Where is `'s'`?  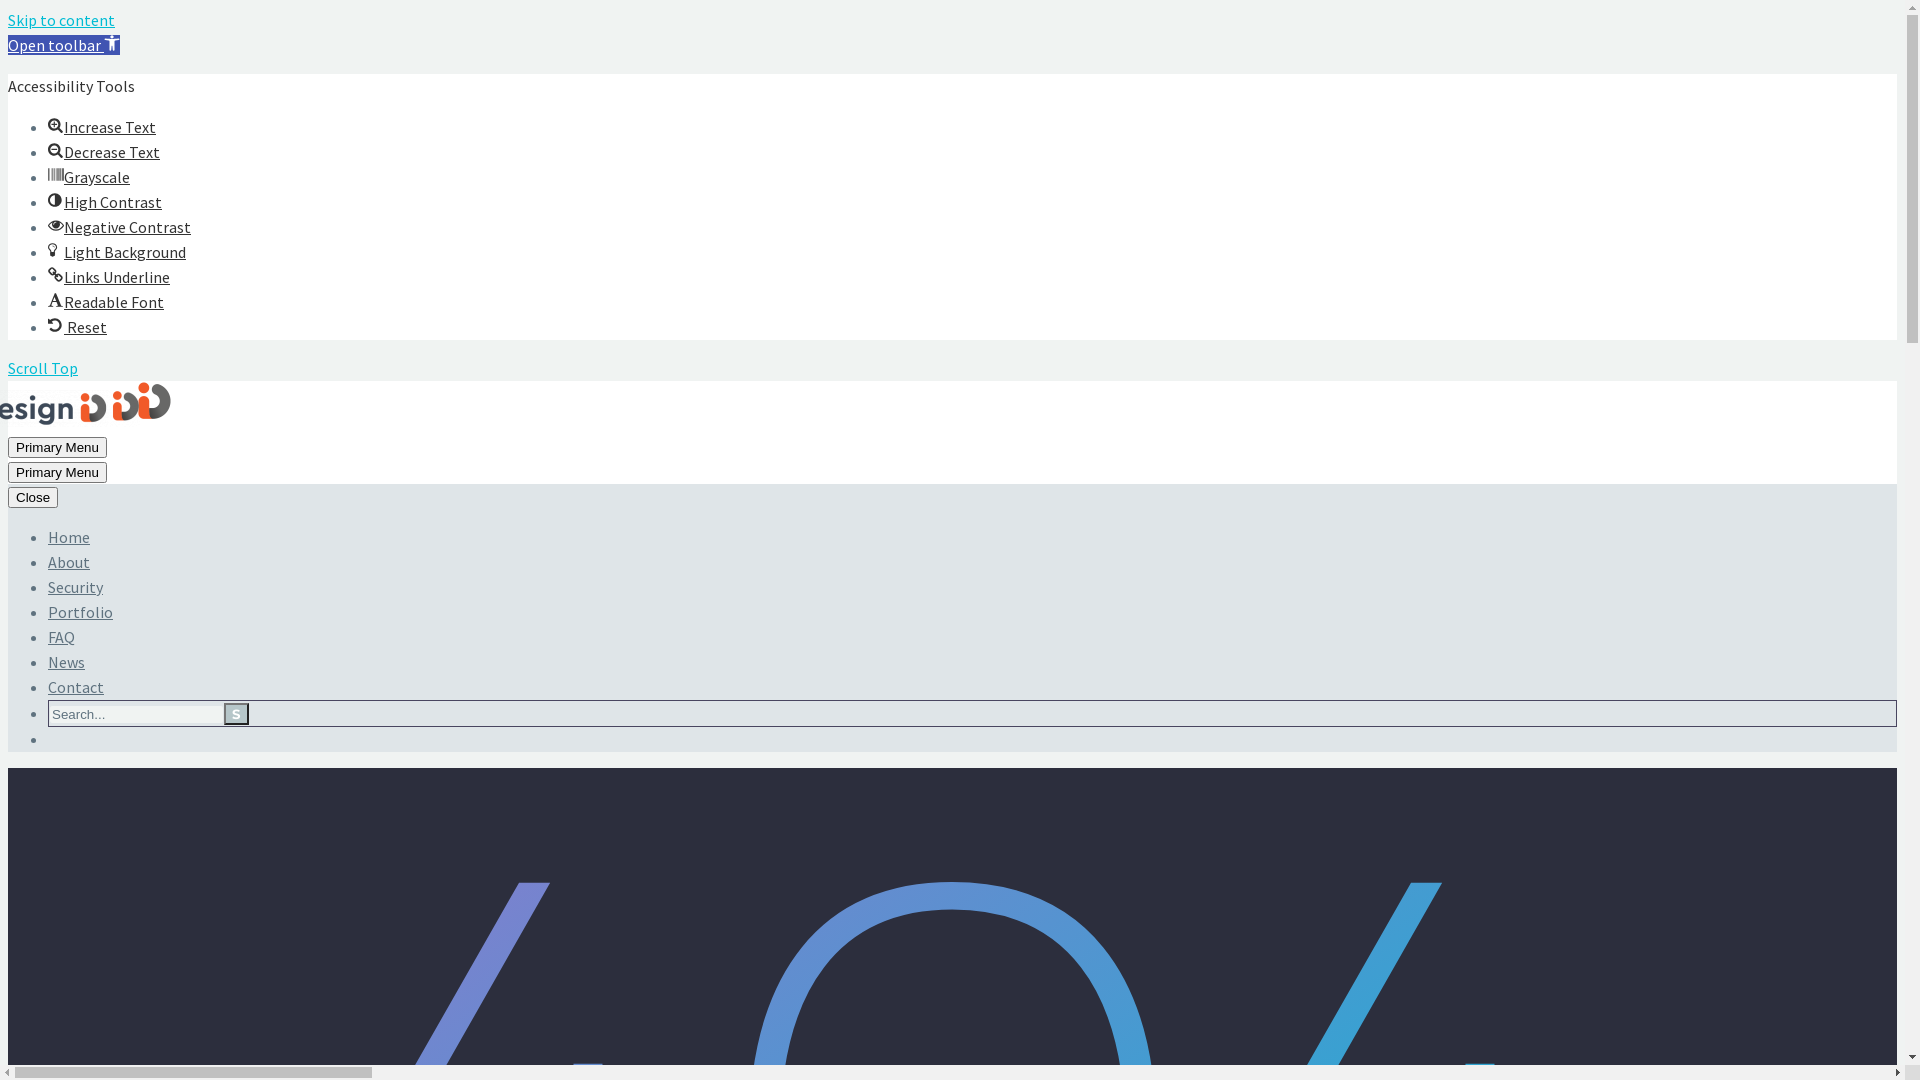
's' is located at coordinates (236, 712).